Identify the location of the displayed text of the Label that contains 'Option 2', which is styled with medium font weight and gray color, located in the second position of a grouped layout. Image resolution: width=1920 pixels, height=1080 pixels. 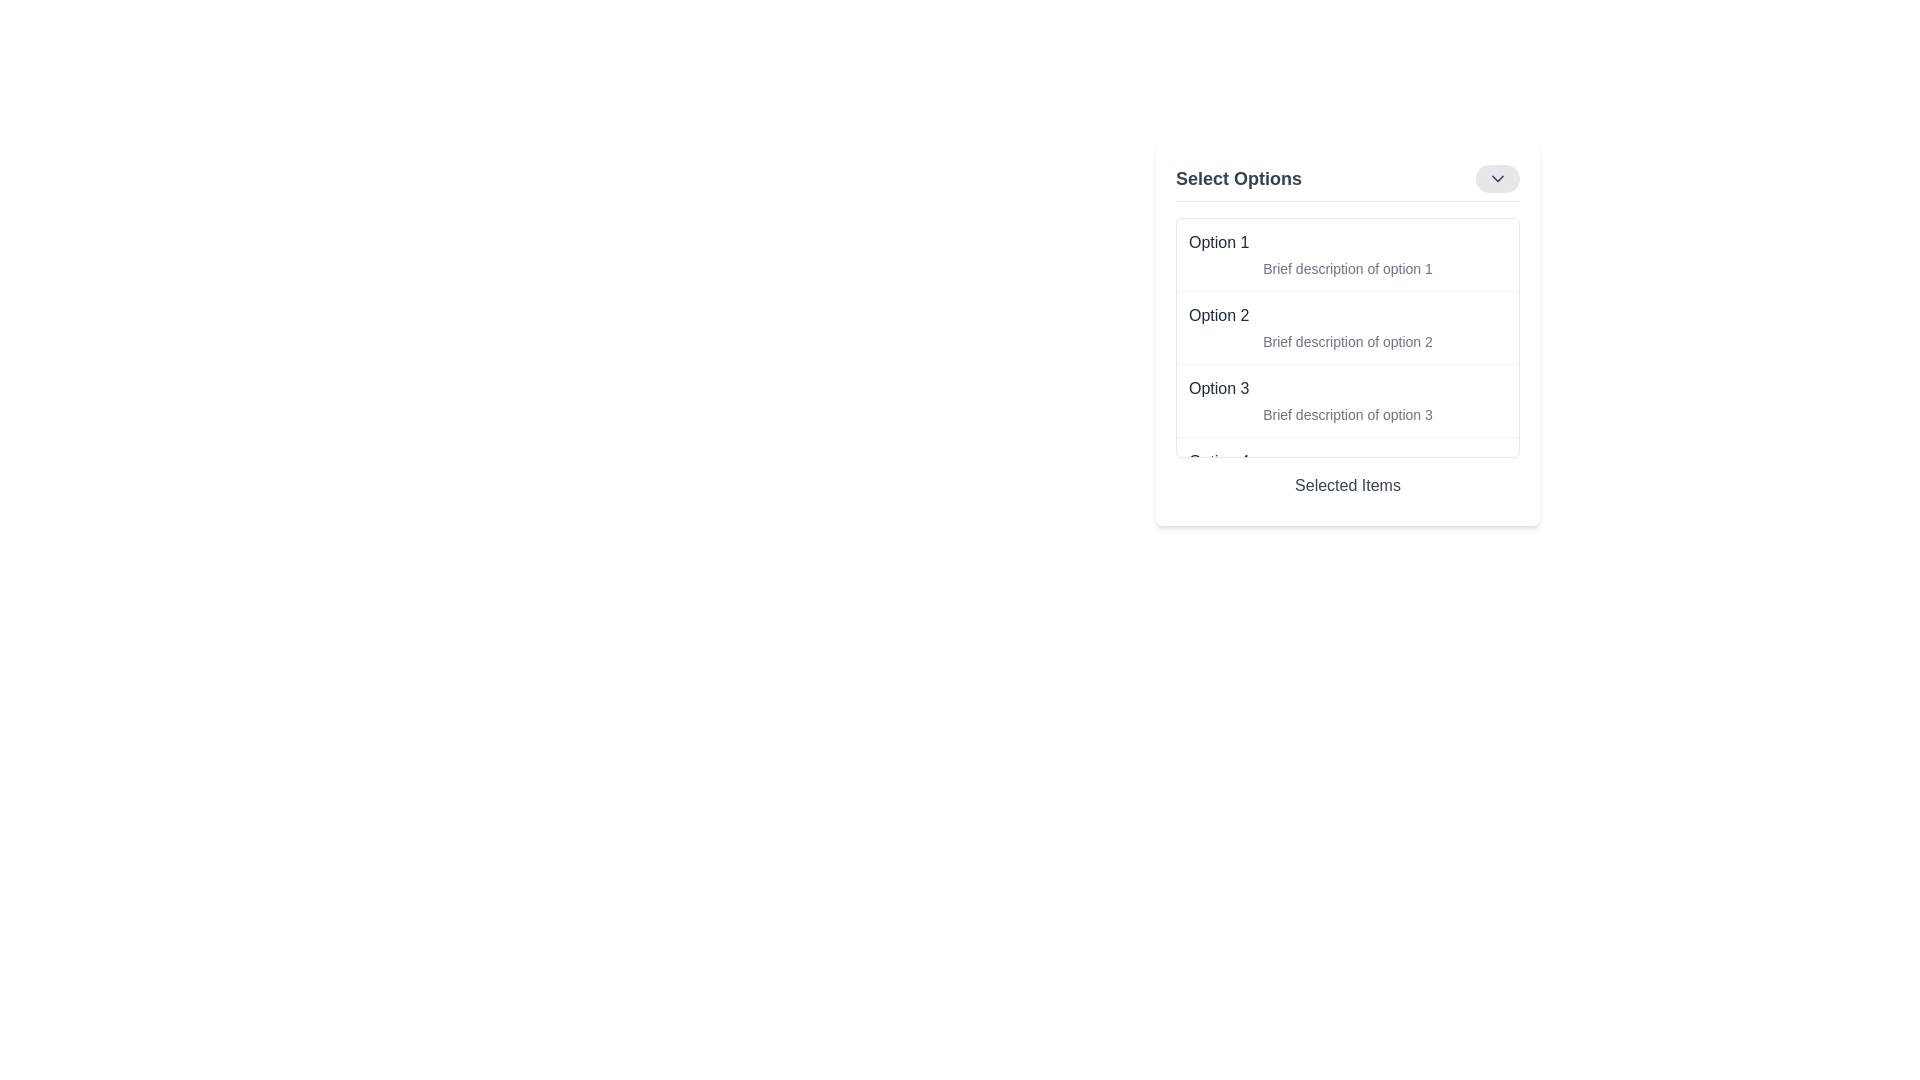
(1218, 315).